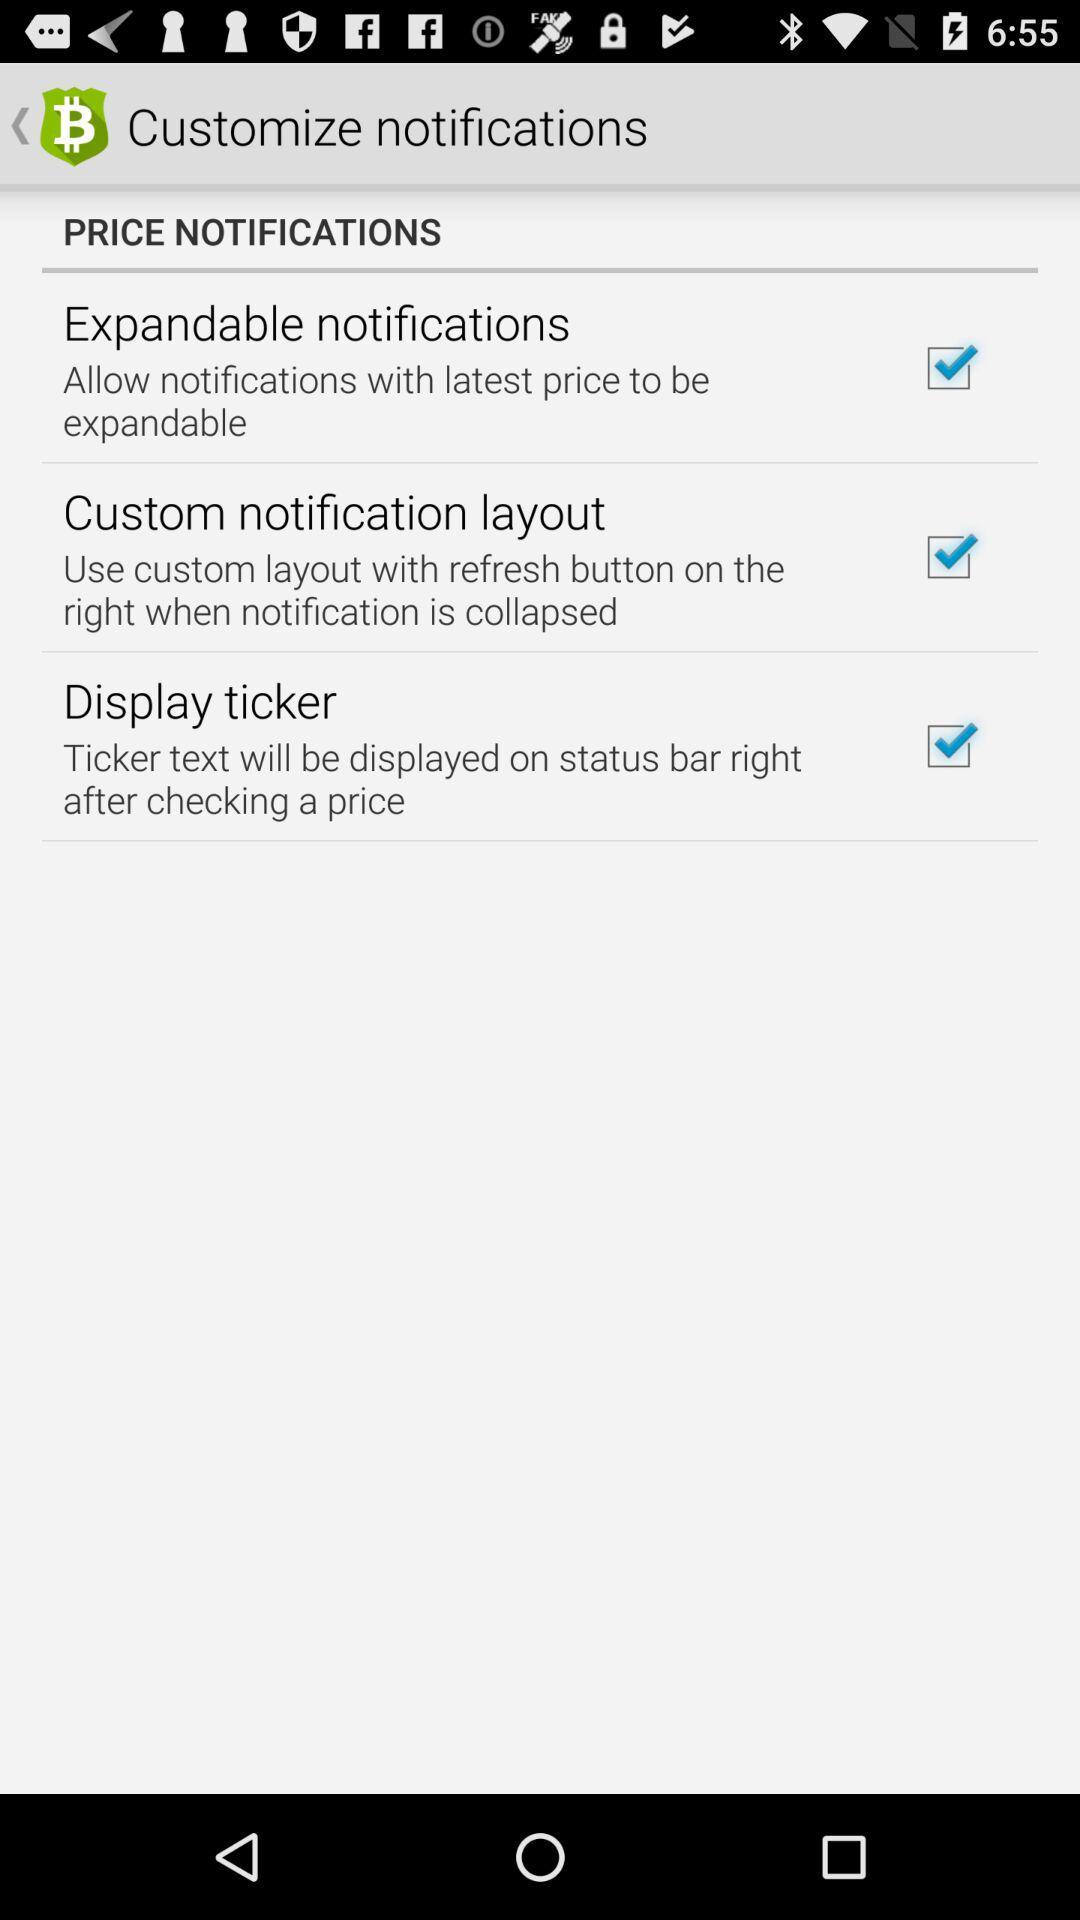 Image resolution: width=1080 pixels, height=1920 pixels. I want to click on the display ticker item, so click(199, 700).